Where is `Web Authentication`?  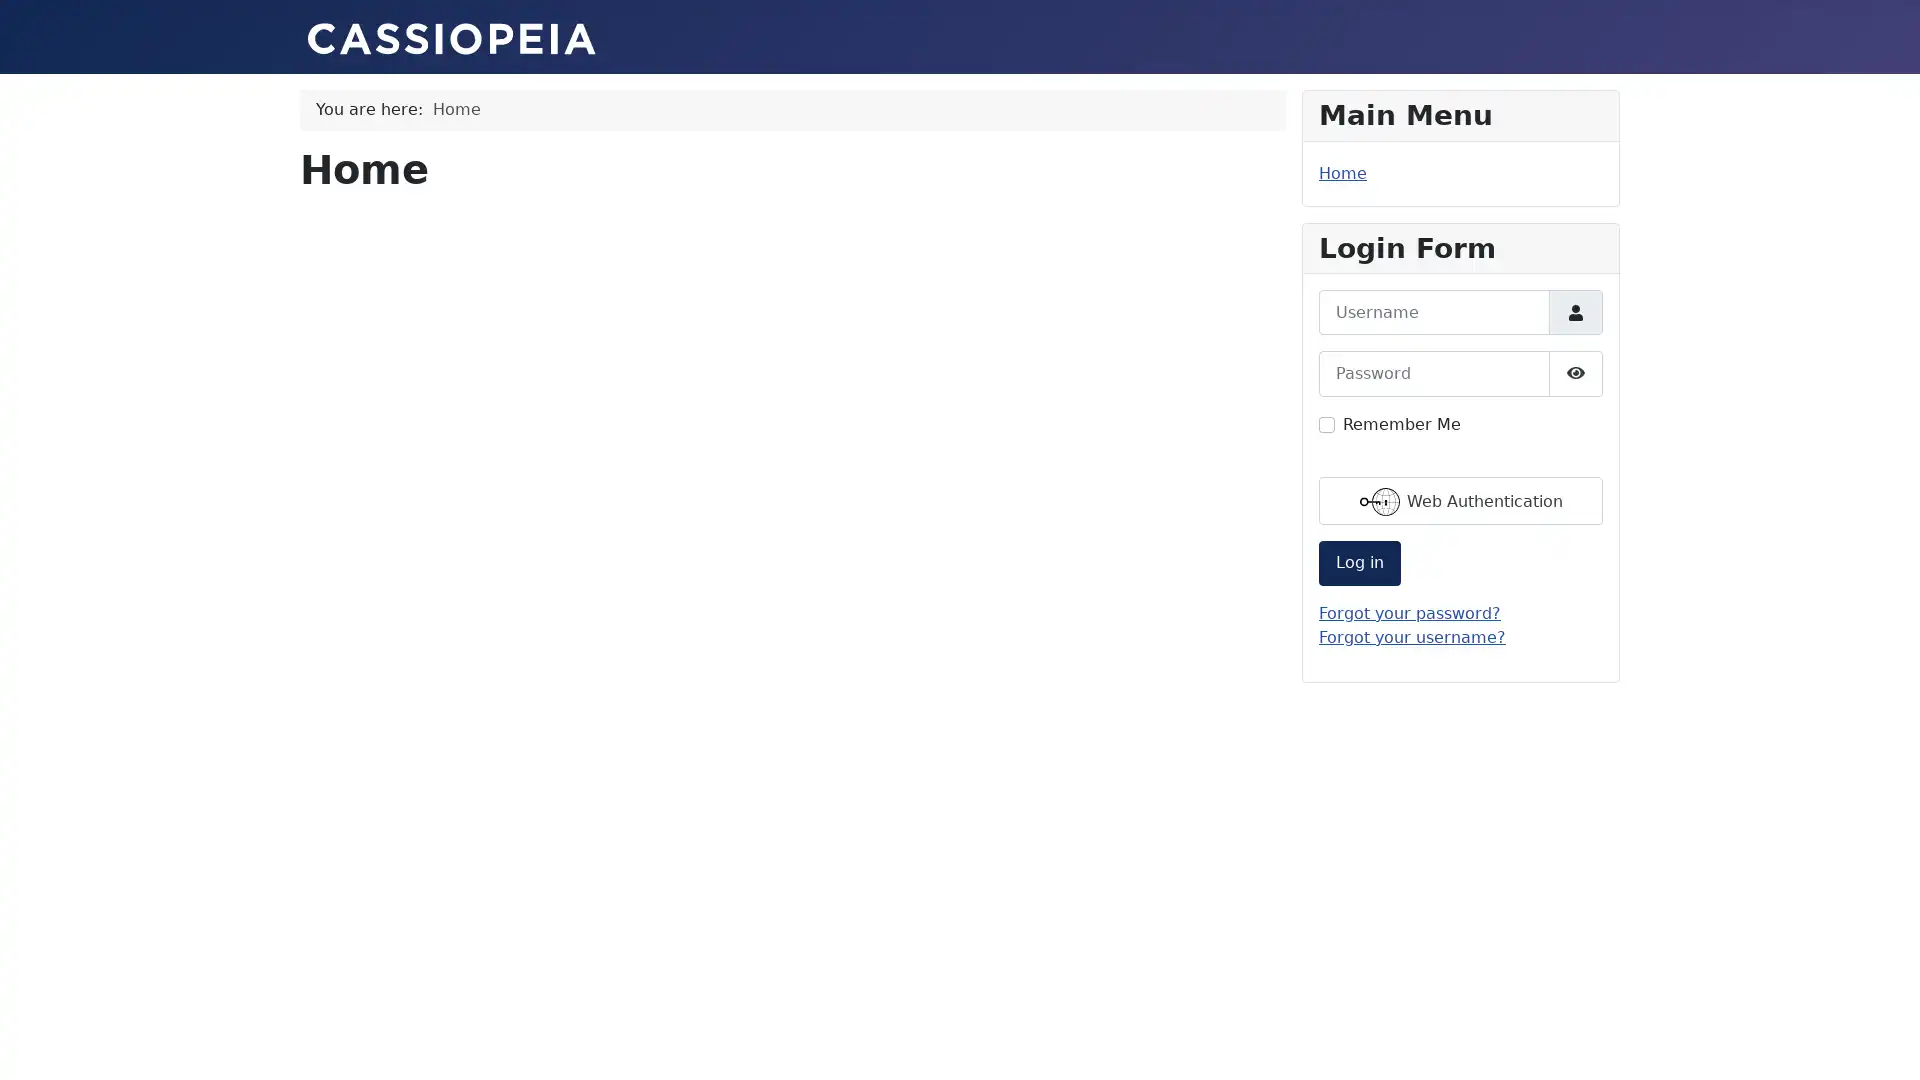
Web Authentication is located at coordinates (1460, 499).